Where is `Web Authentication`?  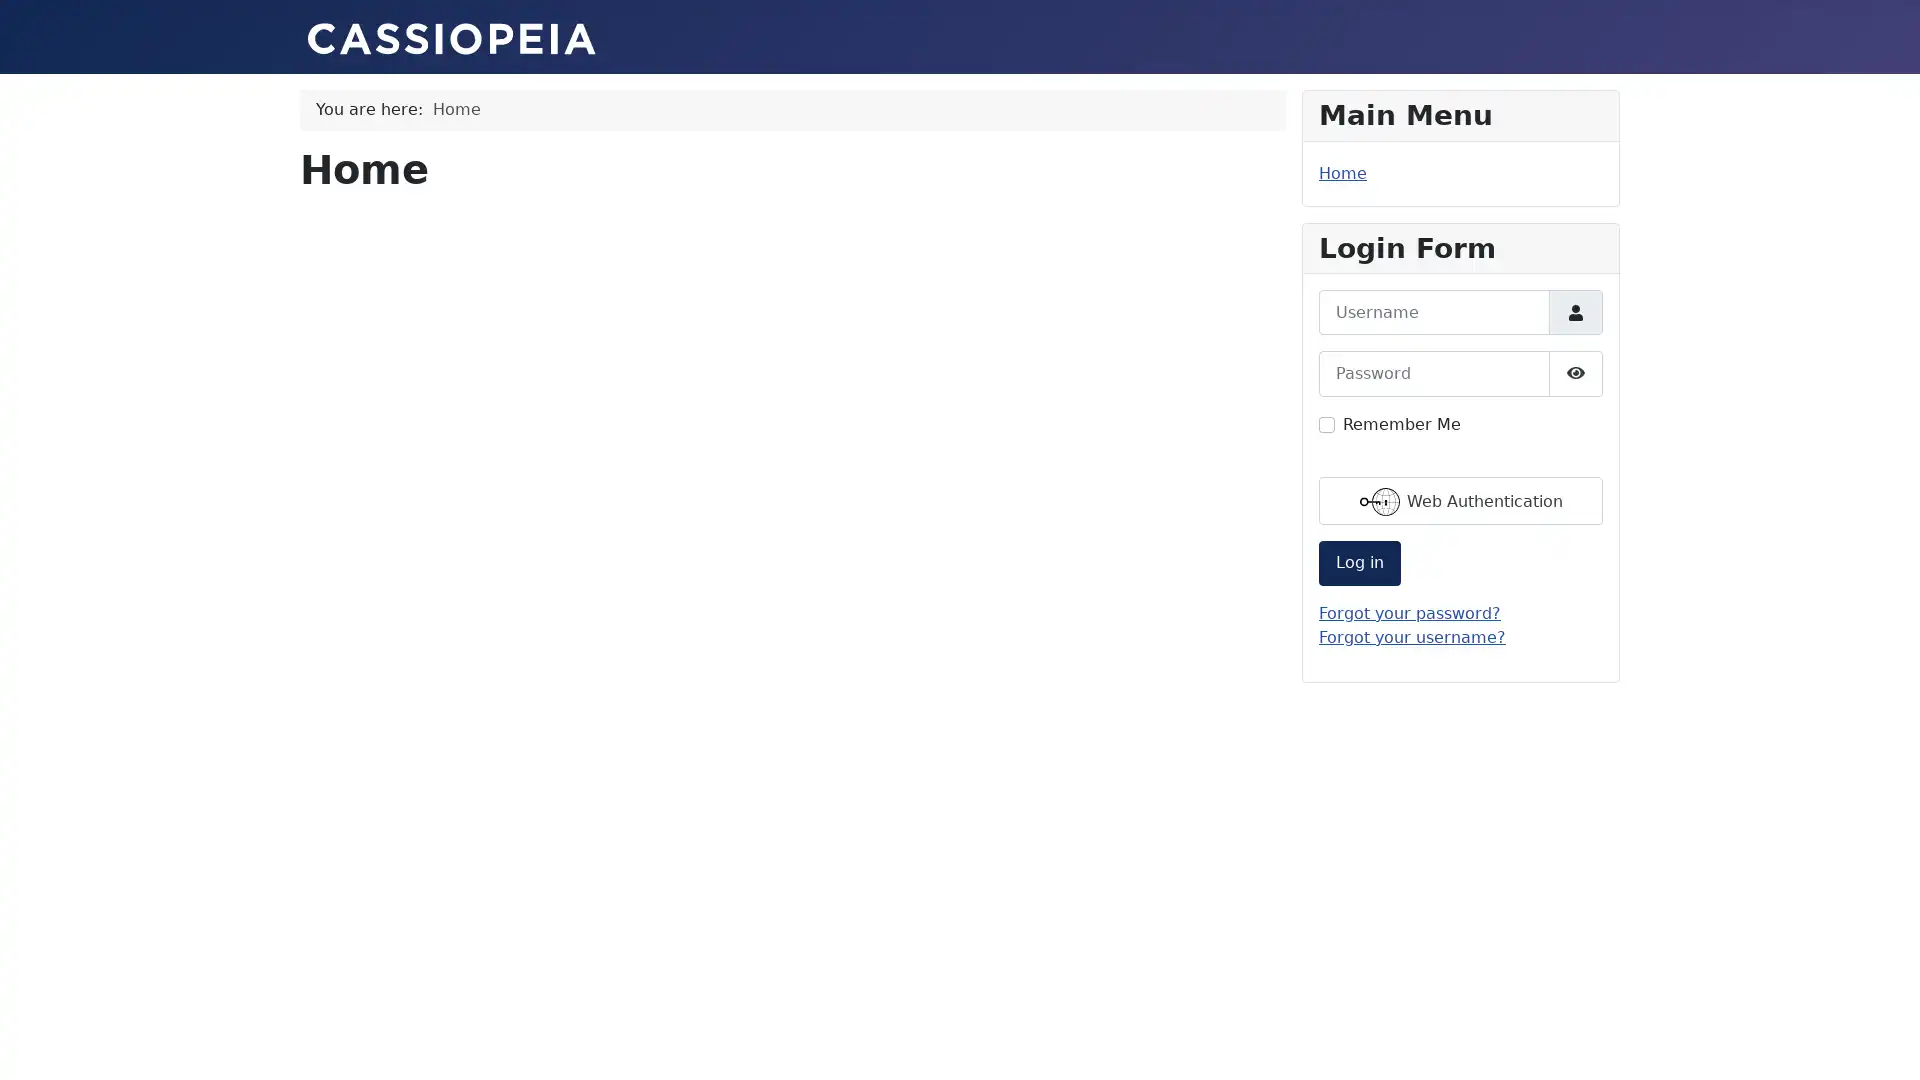
Web Authentication is located at coordinates (1460, 499).